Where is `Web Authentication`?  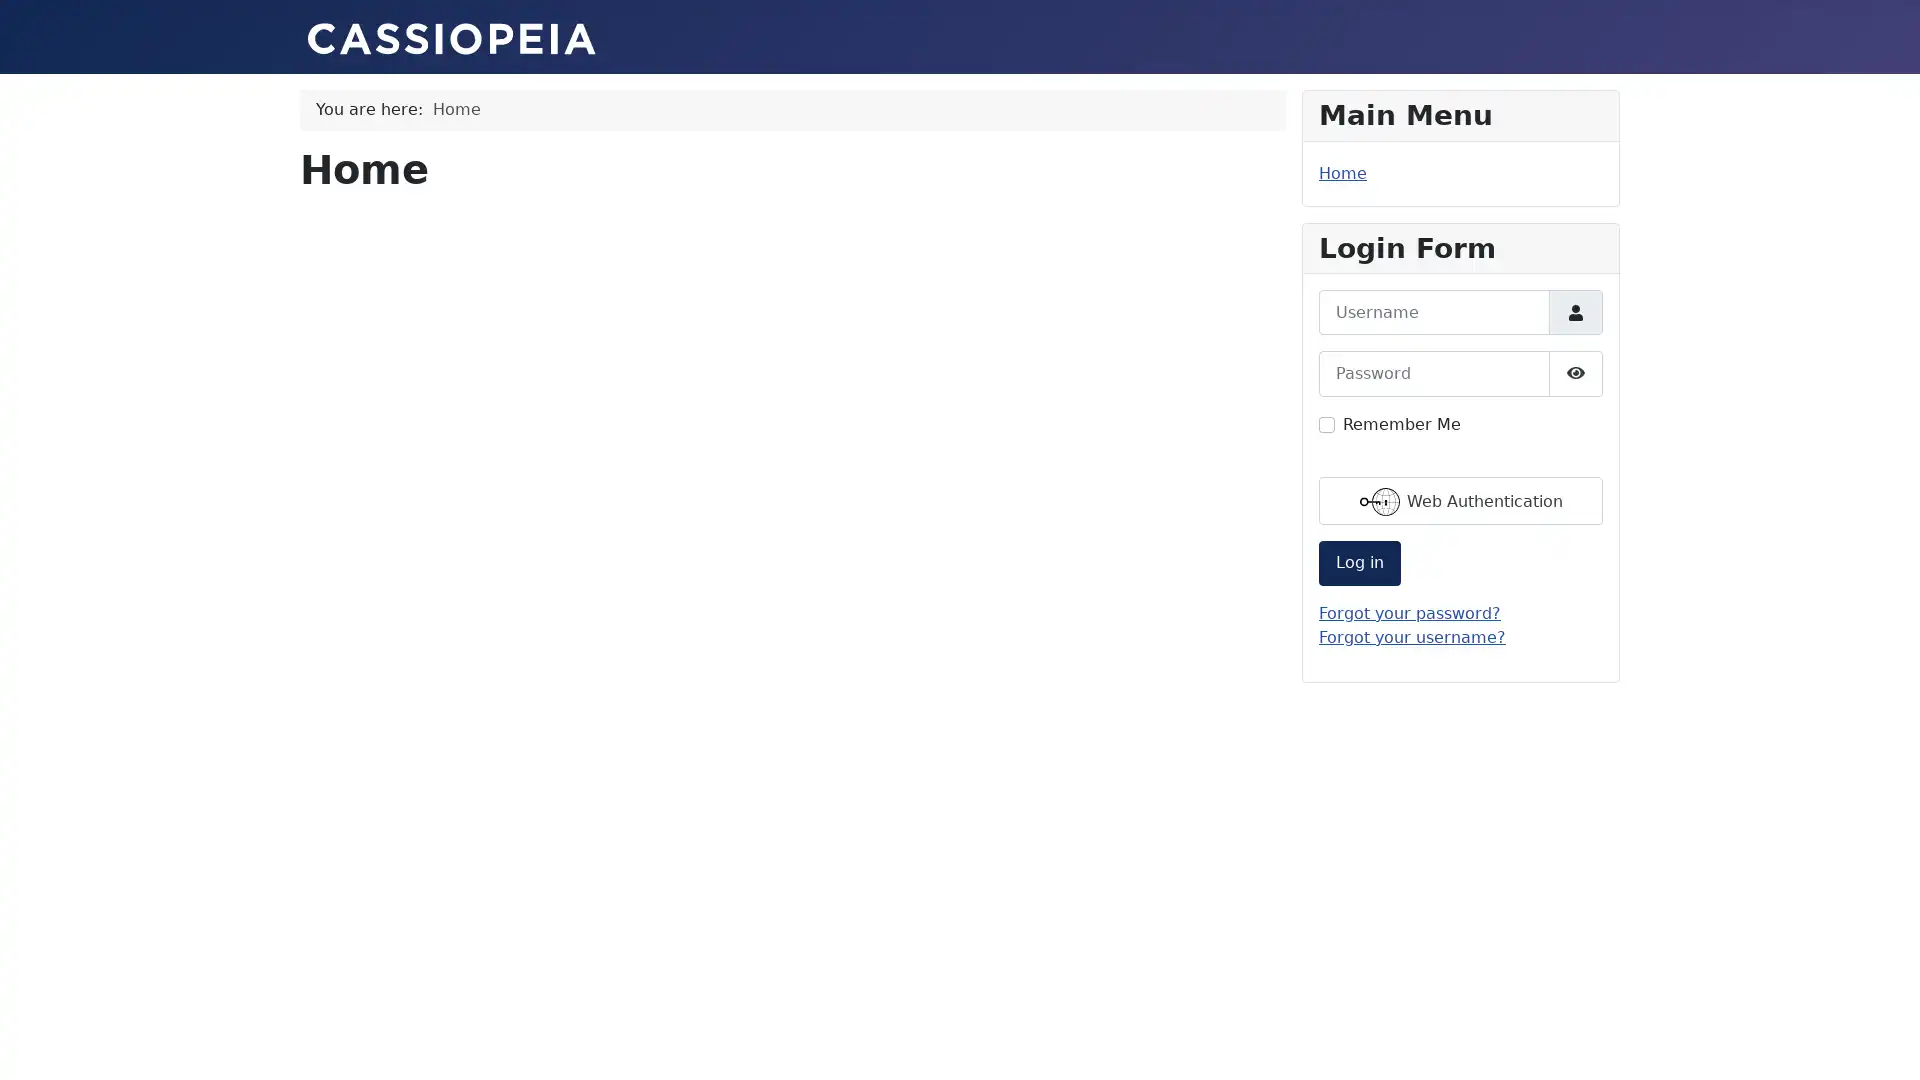
Web Authentication is located at coordinates (1460, 499).